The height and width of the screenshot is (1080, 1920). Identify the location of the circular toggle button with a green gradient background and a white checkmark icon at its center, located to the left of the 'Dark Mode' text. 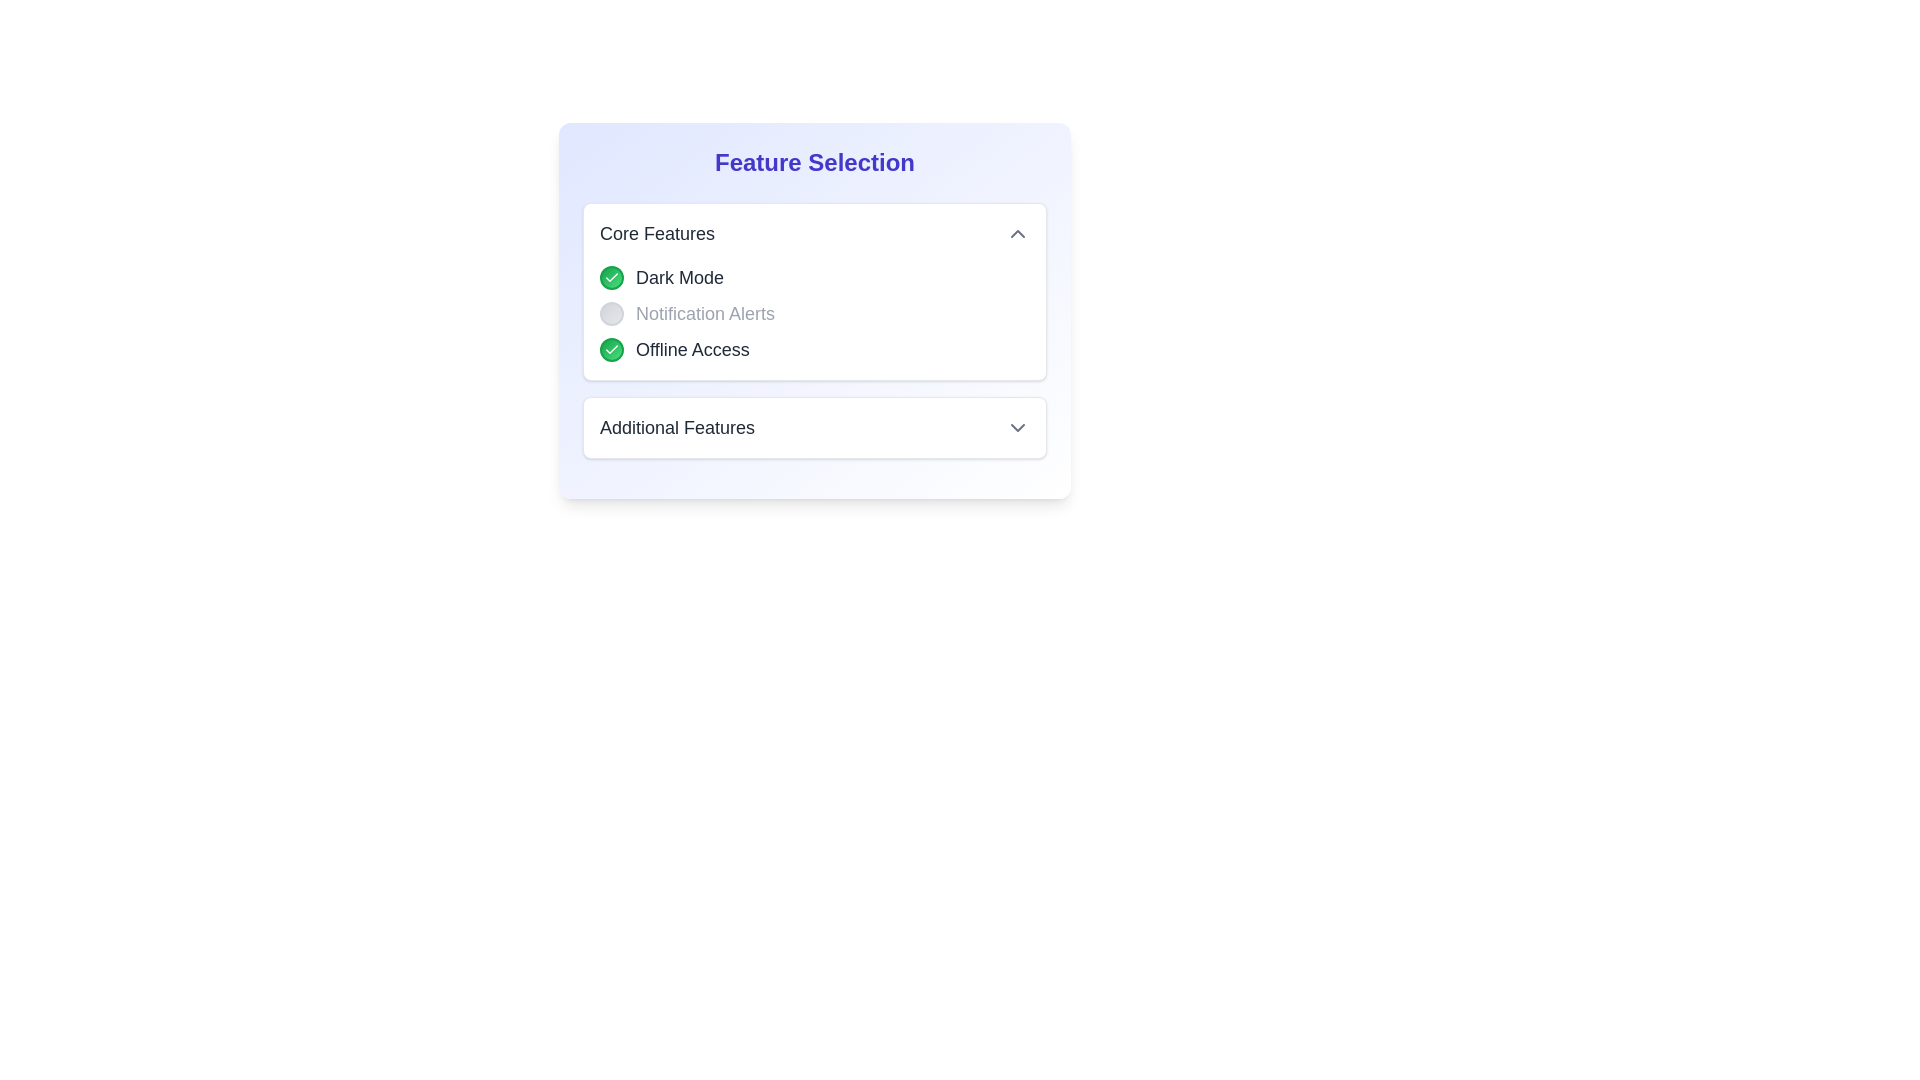
(610, 277).